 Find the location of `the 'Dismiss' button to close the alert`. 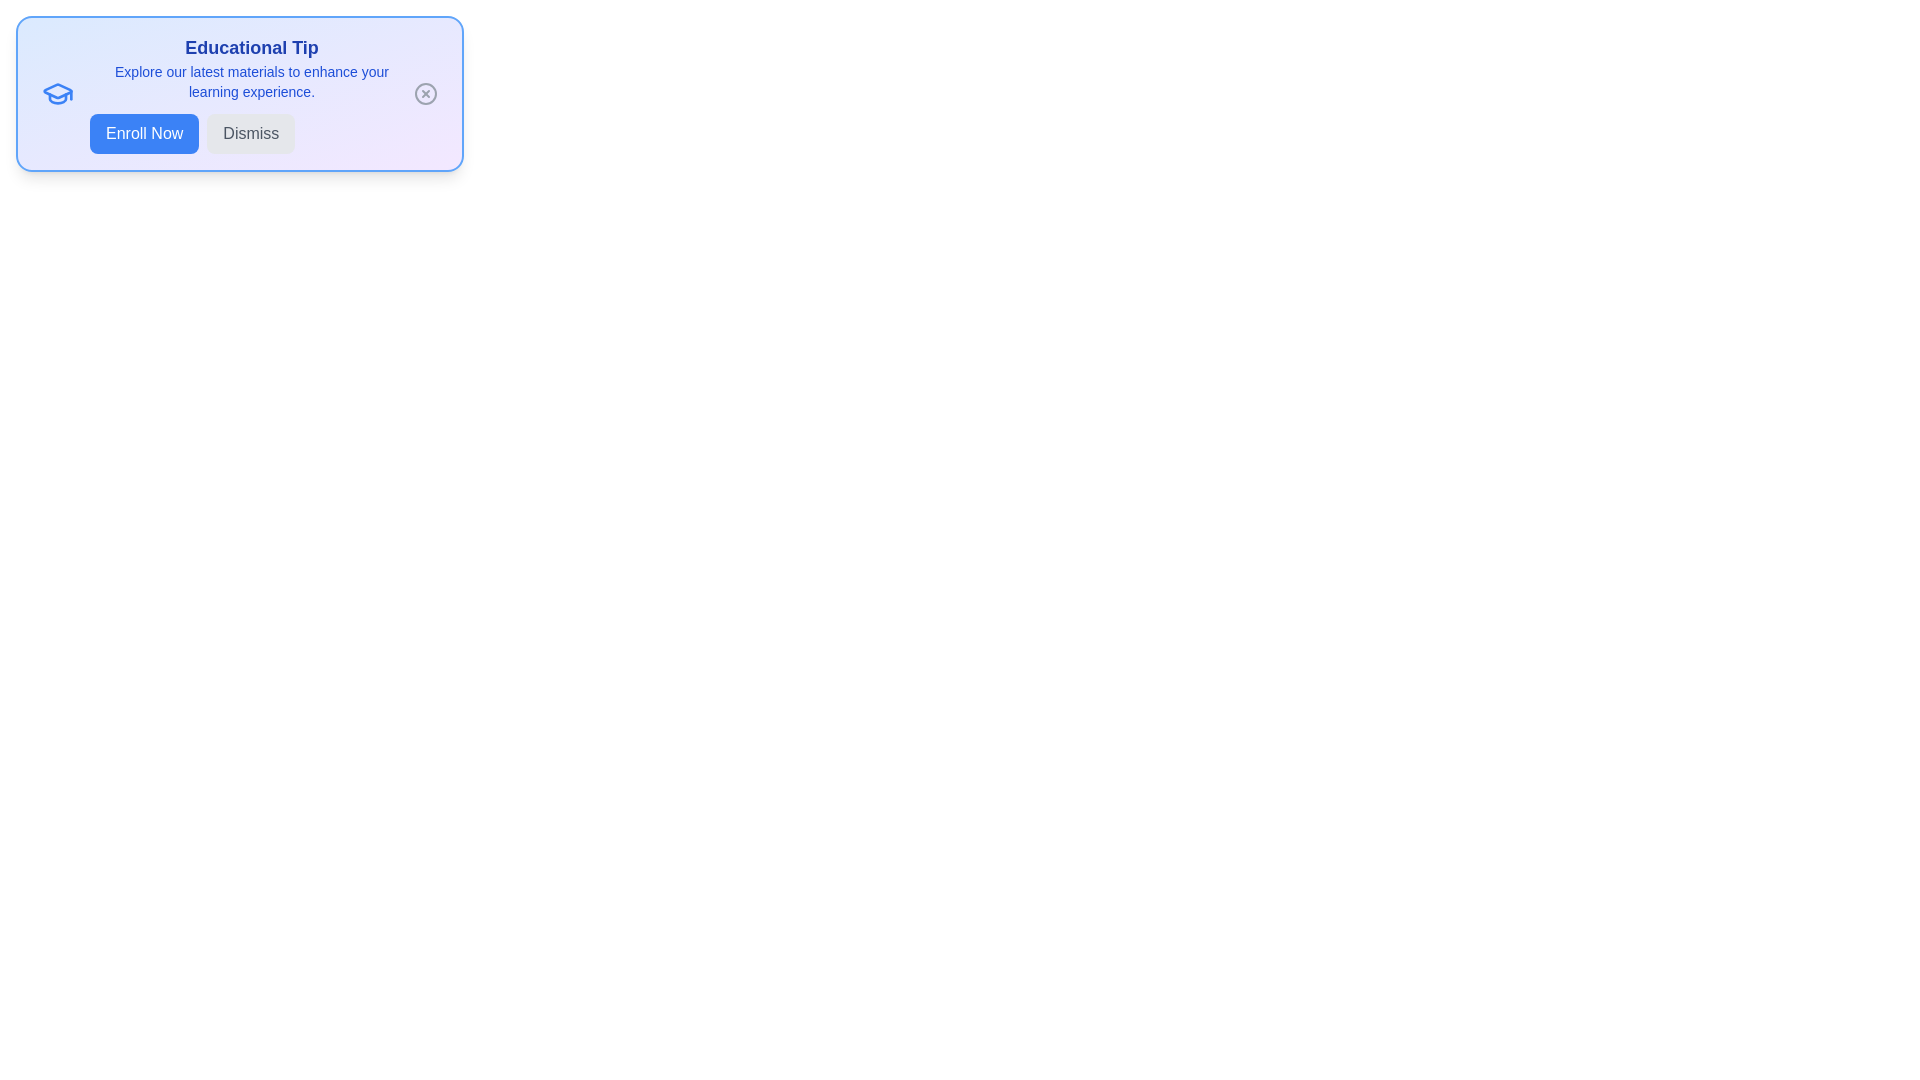

the 'Dismiss' button to close the alert is located at coordinates (250, 134).